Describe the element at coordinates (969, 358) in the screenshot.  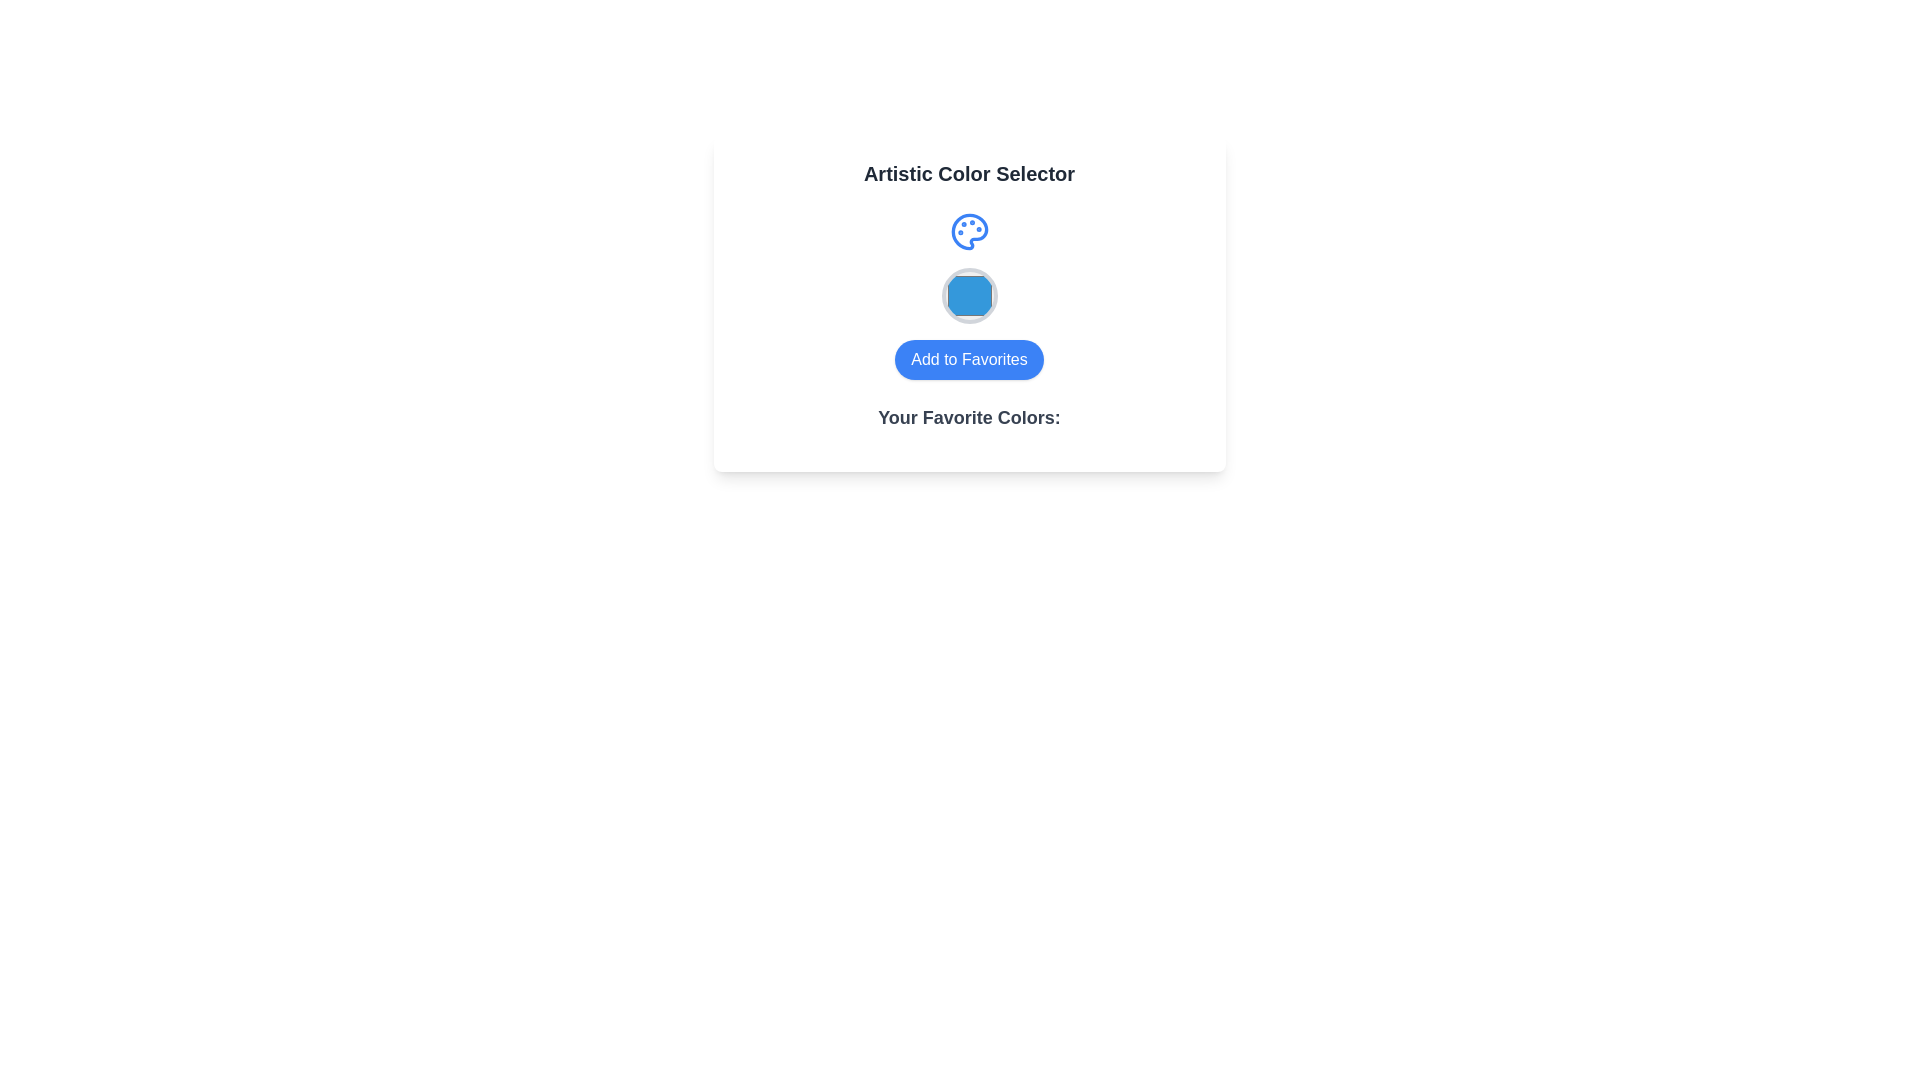
I see `the 'Add to Favorites' button, which is a rounded rectangular blue button located at the bottom of a vertical layout` at that location.